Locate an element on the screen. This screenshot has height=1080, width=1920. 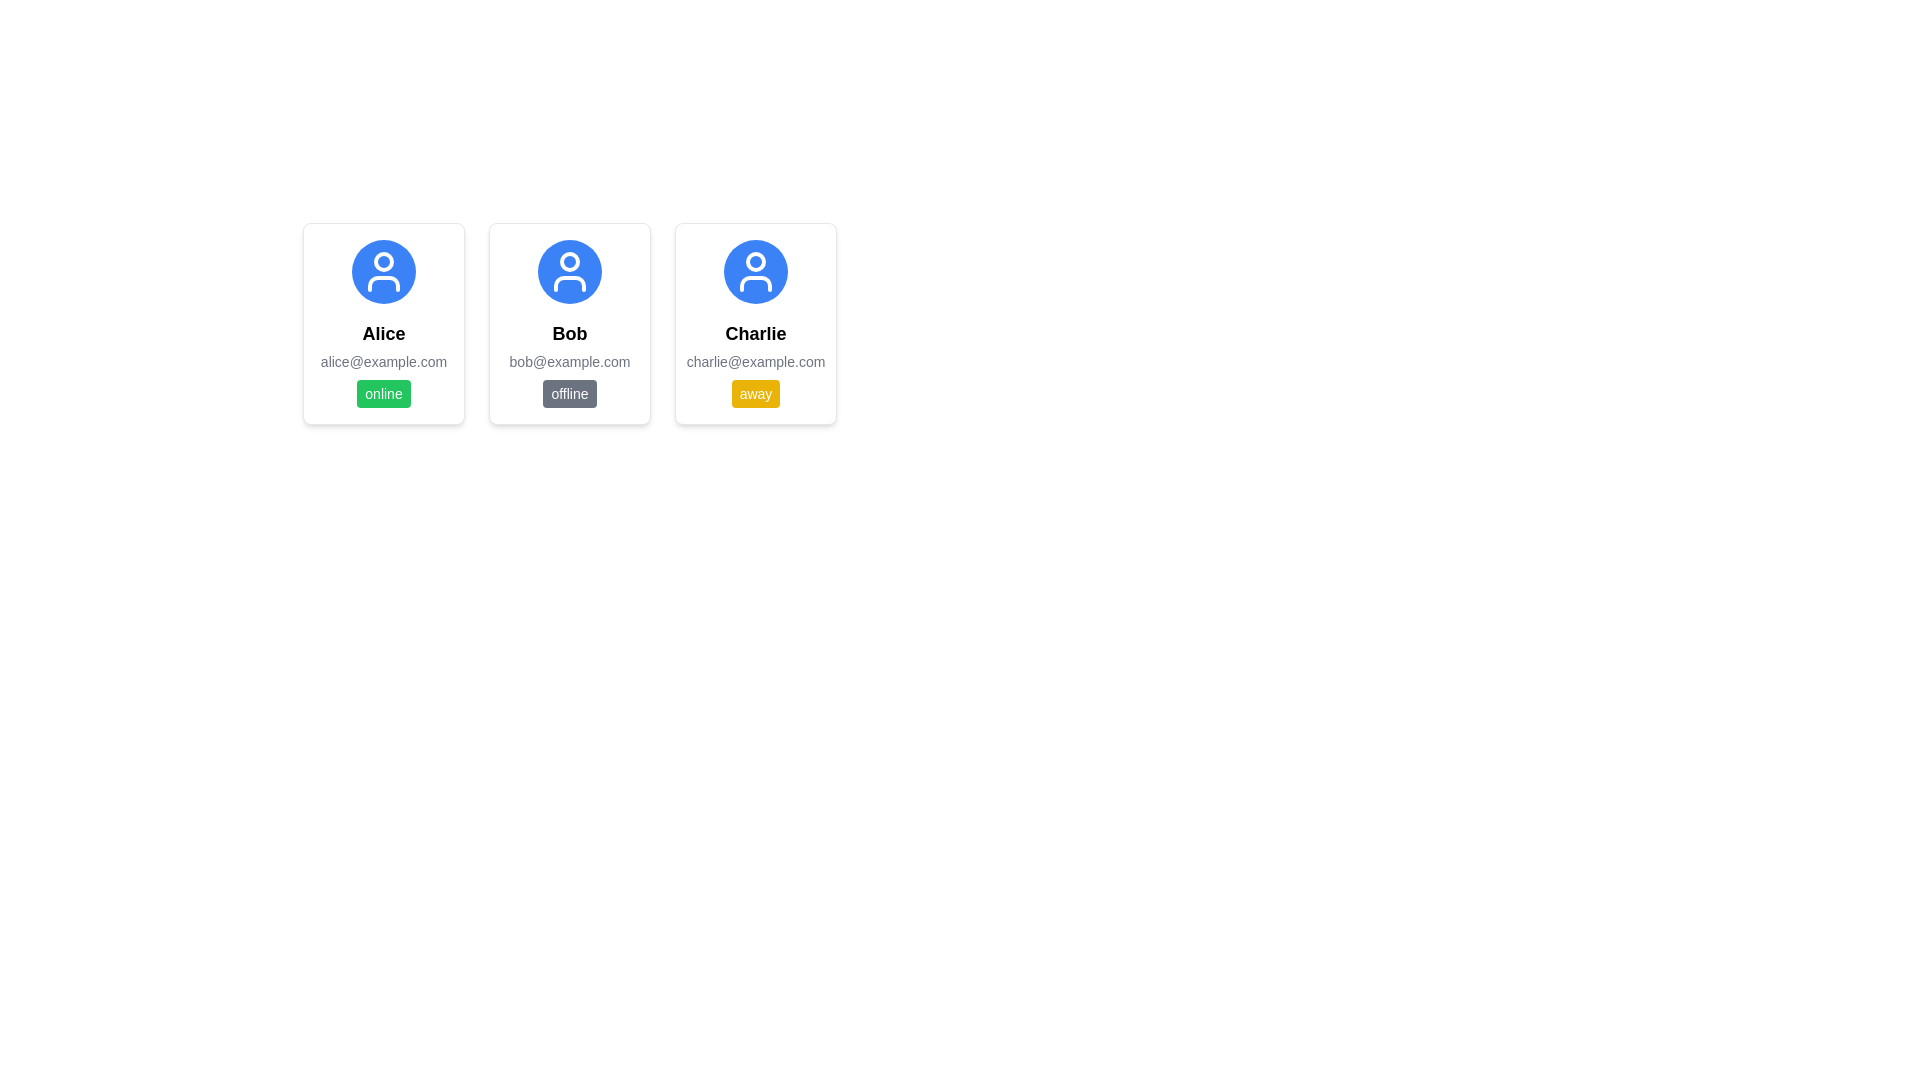
the upper circular region of the avatar icon representing user 'Charlie' in the third card of the horizontal list is located at coordinates (754, 261).